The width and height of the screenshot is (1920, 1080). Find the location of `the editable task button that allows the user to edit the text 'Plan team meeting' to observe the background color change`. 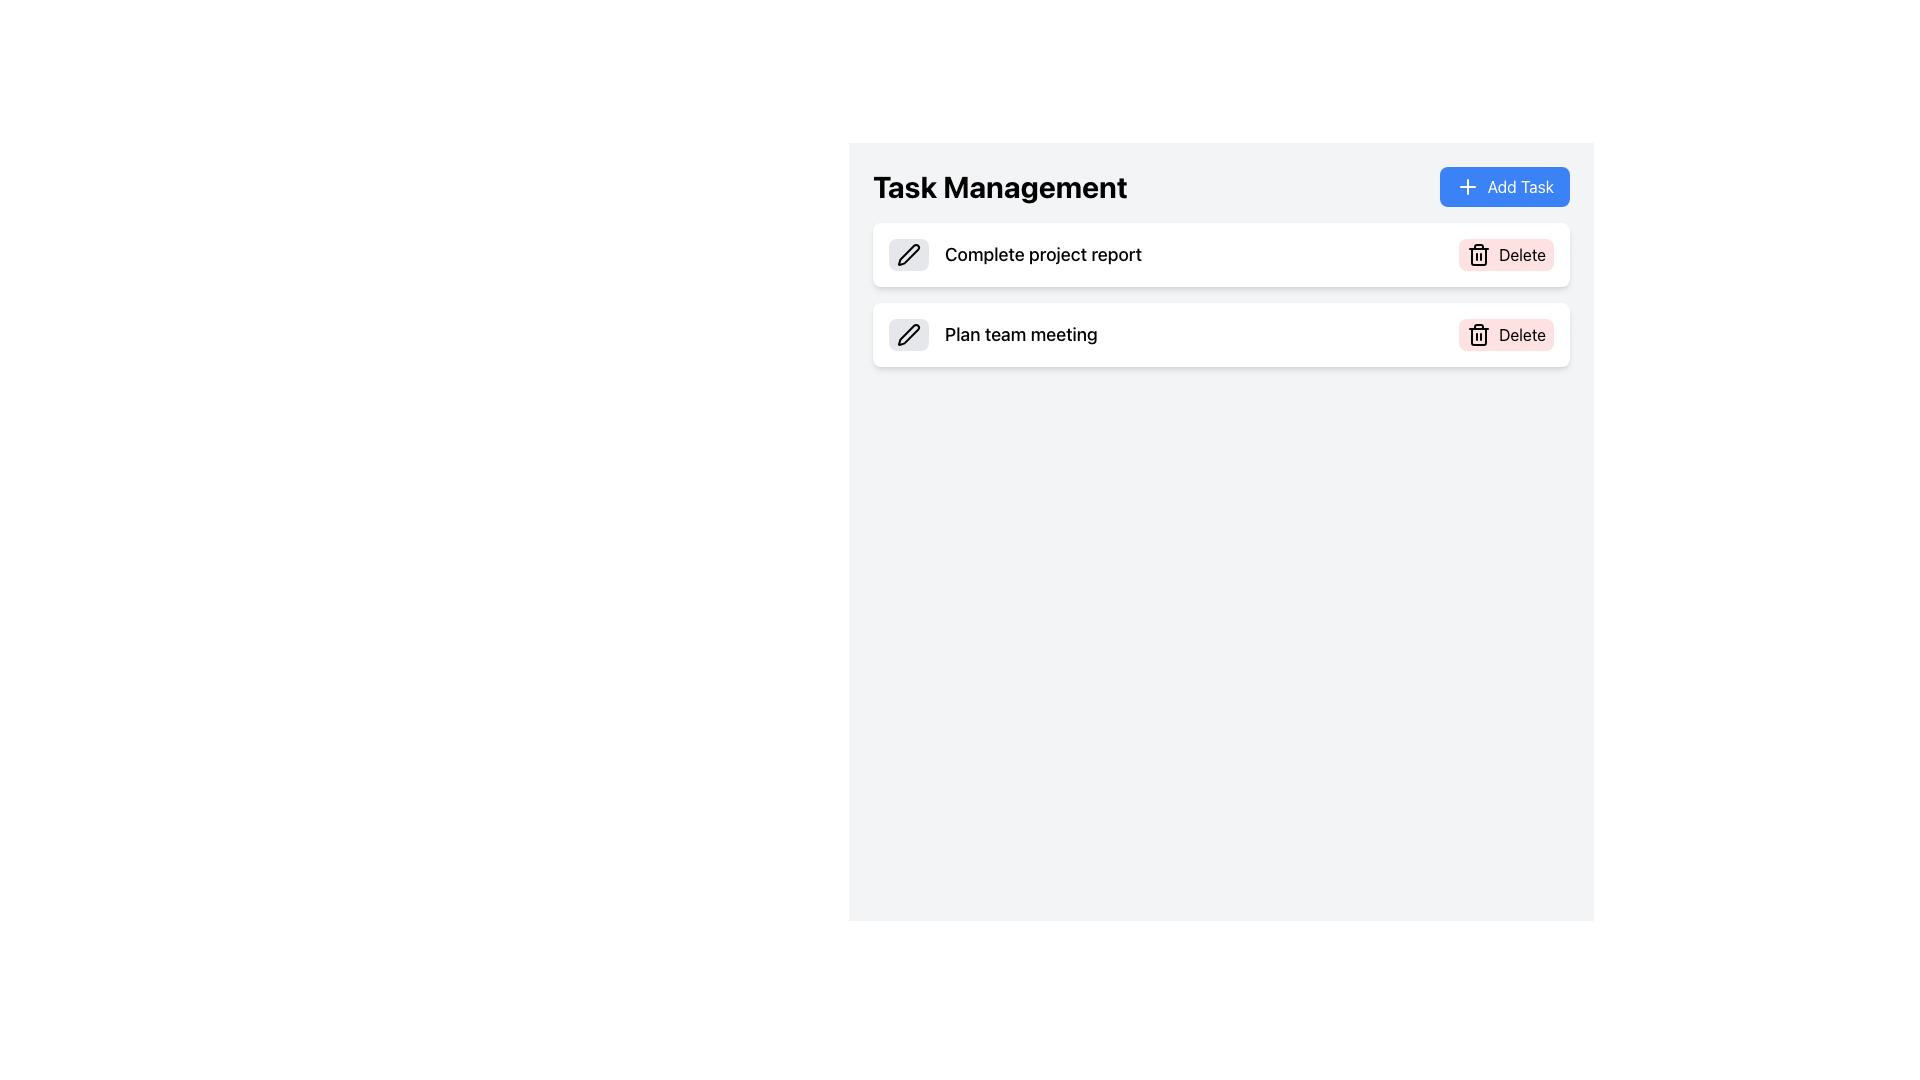

the editable task button that allows the user to edit the text 'Plan team meeting' to observe the background color change is located at coordinates (907, 334).